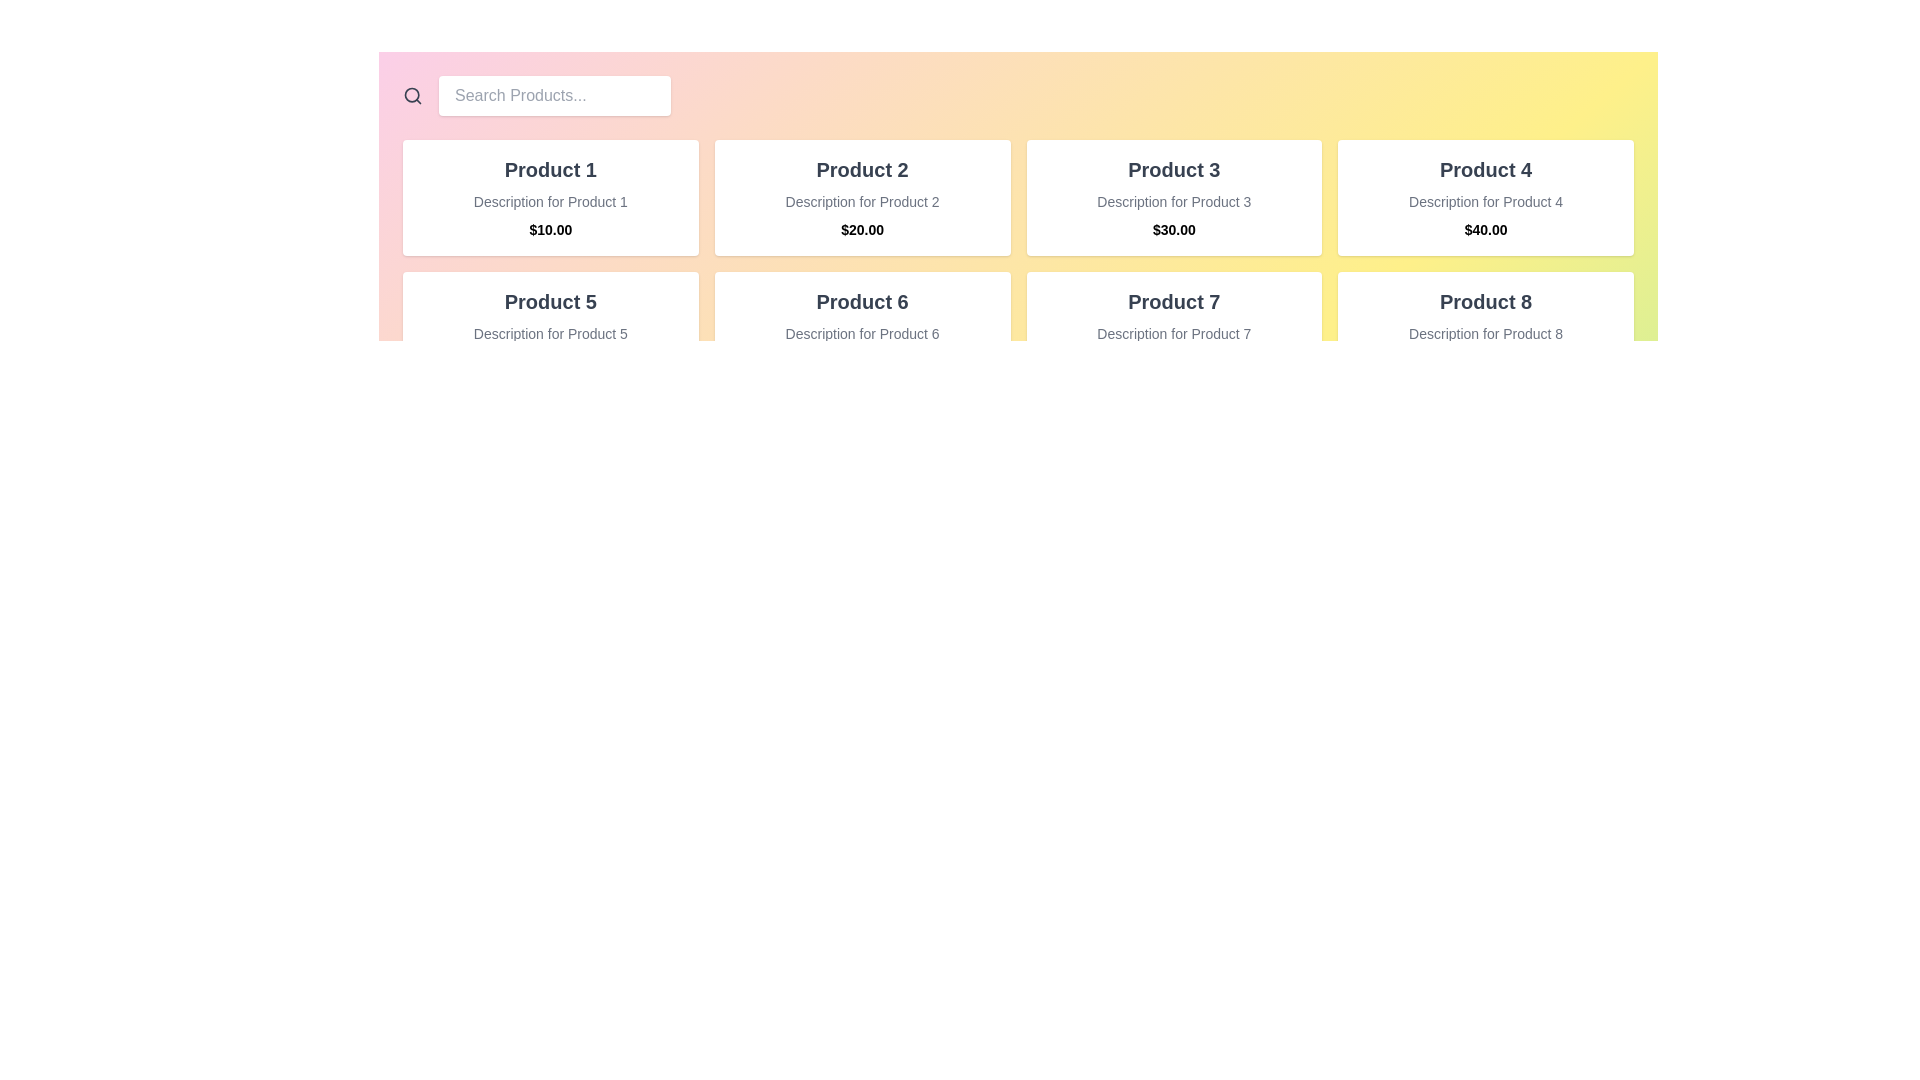 The image size is (1920, 1080). Describe the element at coordinates (862, 168) in the screenshot. I see `the Text label that serves as the title for 'Product 2' located in the upper portion of the card in the second column of the first row` at that location.